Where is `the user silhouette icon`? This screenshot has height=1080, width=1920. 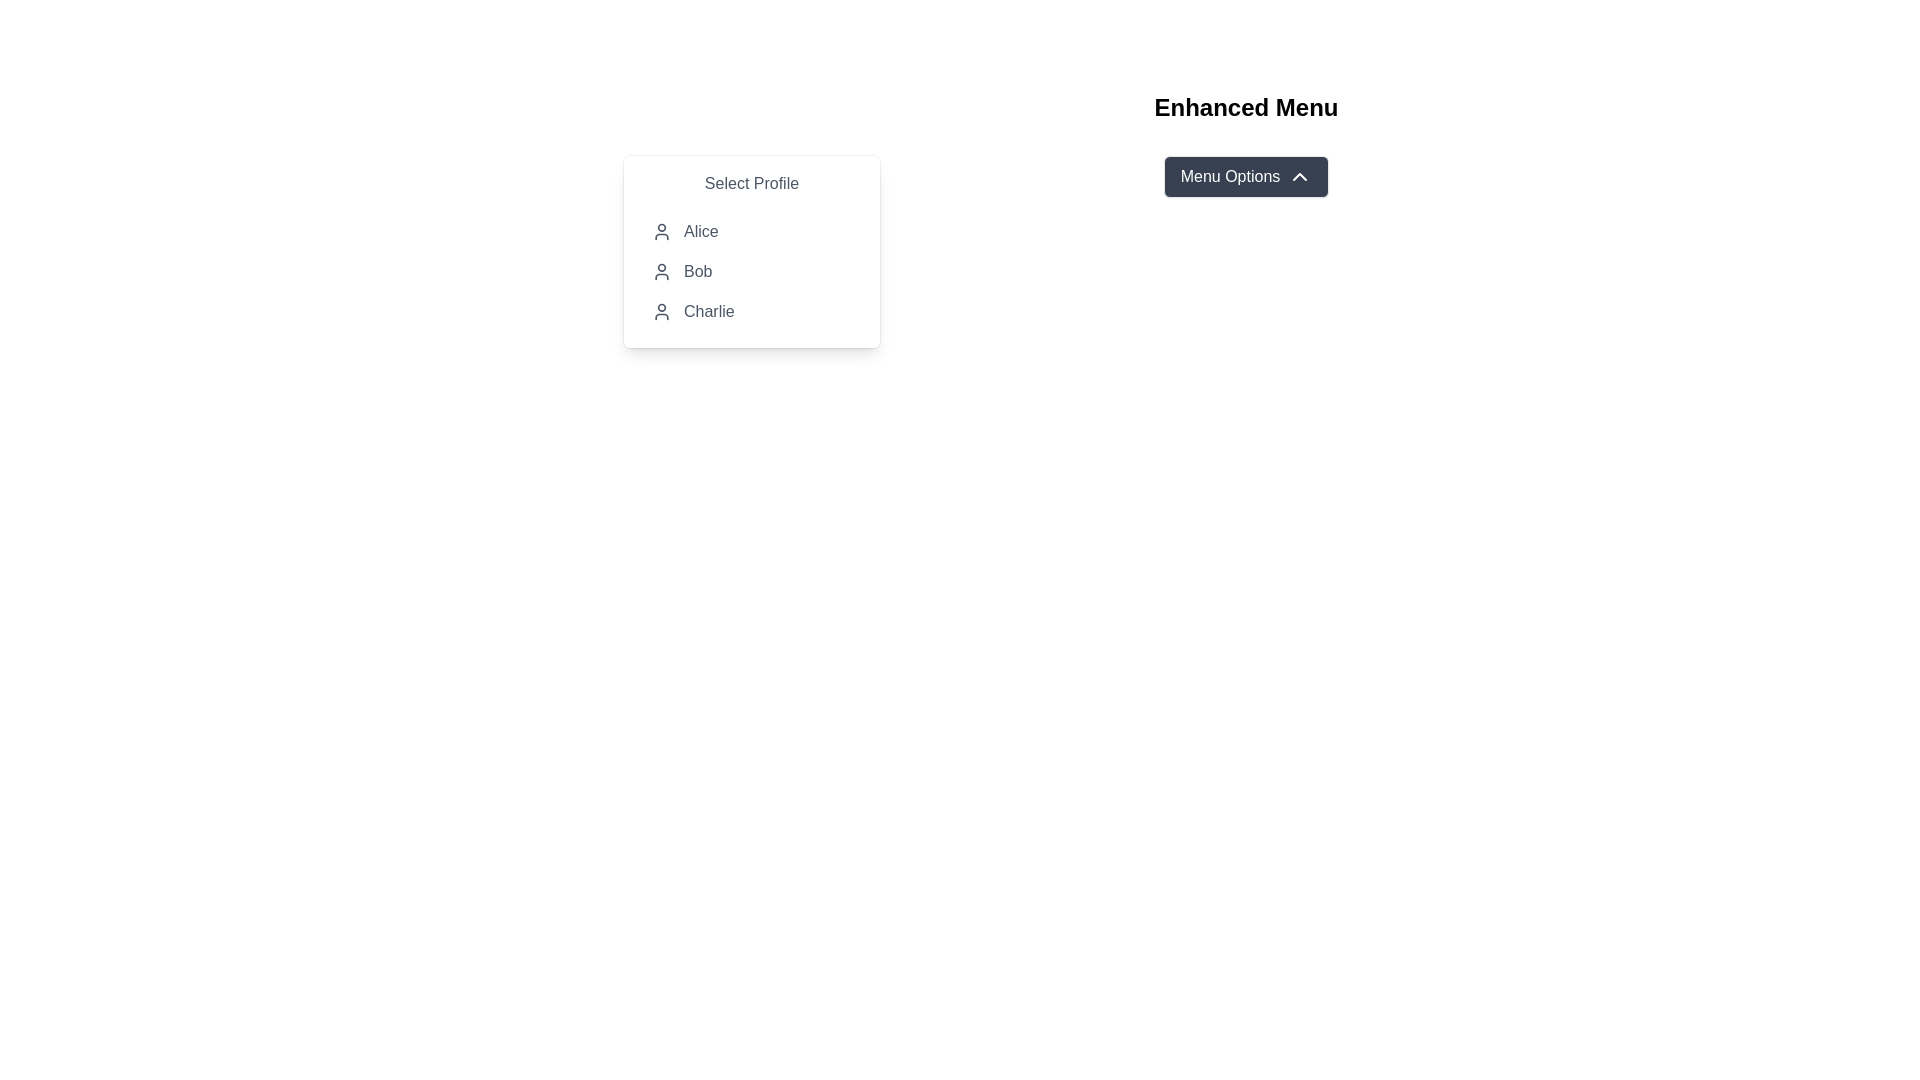 the user silhouette icon is located at coordinates (662, 312).